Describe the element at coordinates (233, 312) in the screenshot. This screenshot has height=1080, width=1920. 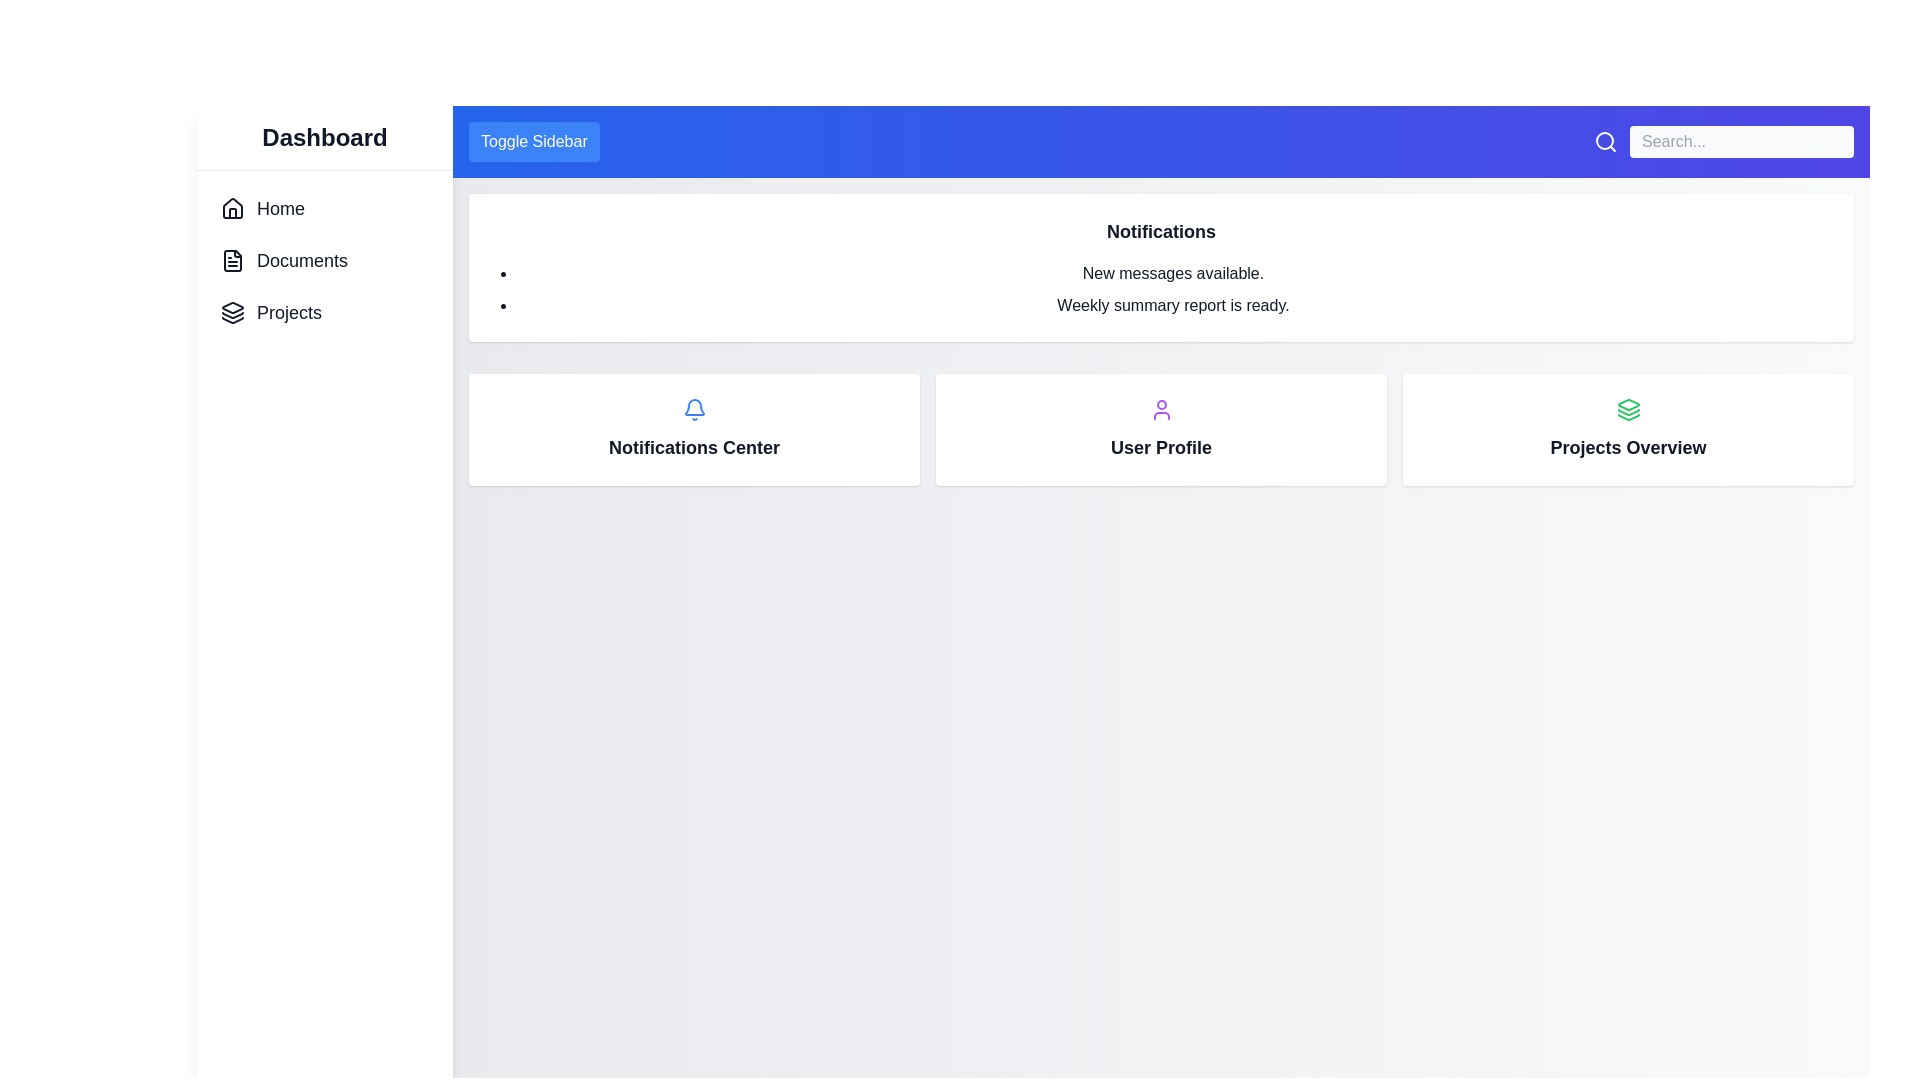
I see `the layered icon in the sidebar menu, which is composed of three overlapping, curved shapes with a dark blue stroke, located immediately to the left of the 'Projects' text` at that location.